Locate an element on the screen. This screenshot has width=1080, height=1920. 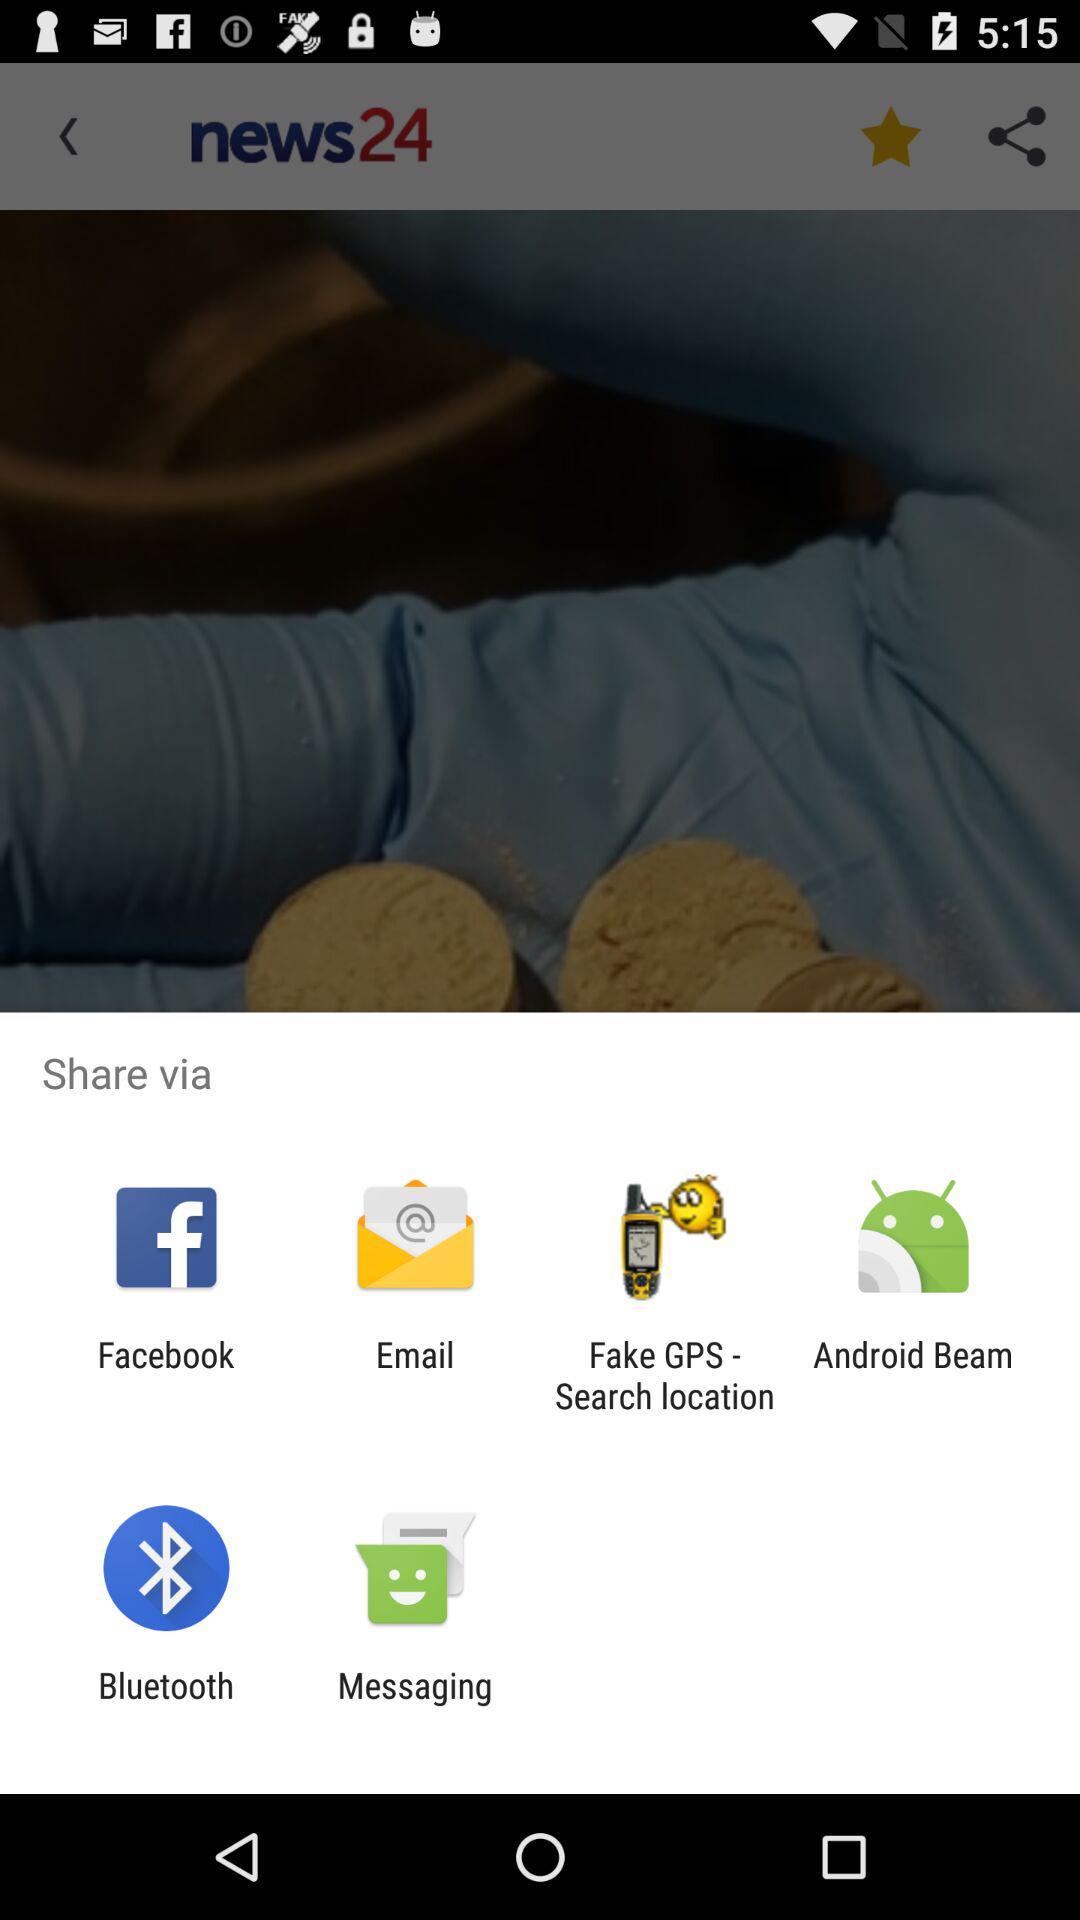
messaging is located at coordinates (414, 1705).